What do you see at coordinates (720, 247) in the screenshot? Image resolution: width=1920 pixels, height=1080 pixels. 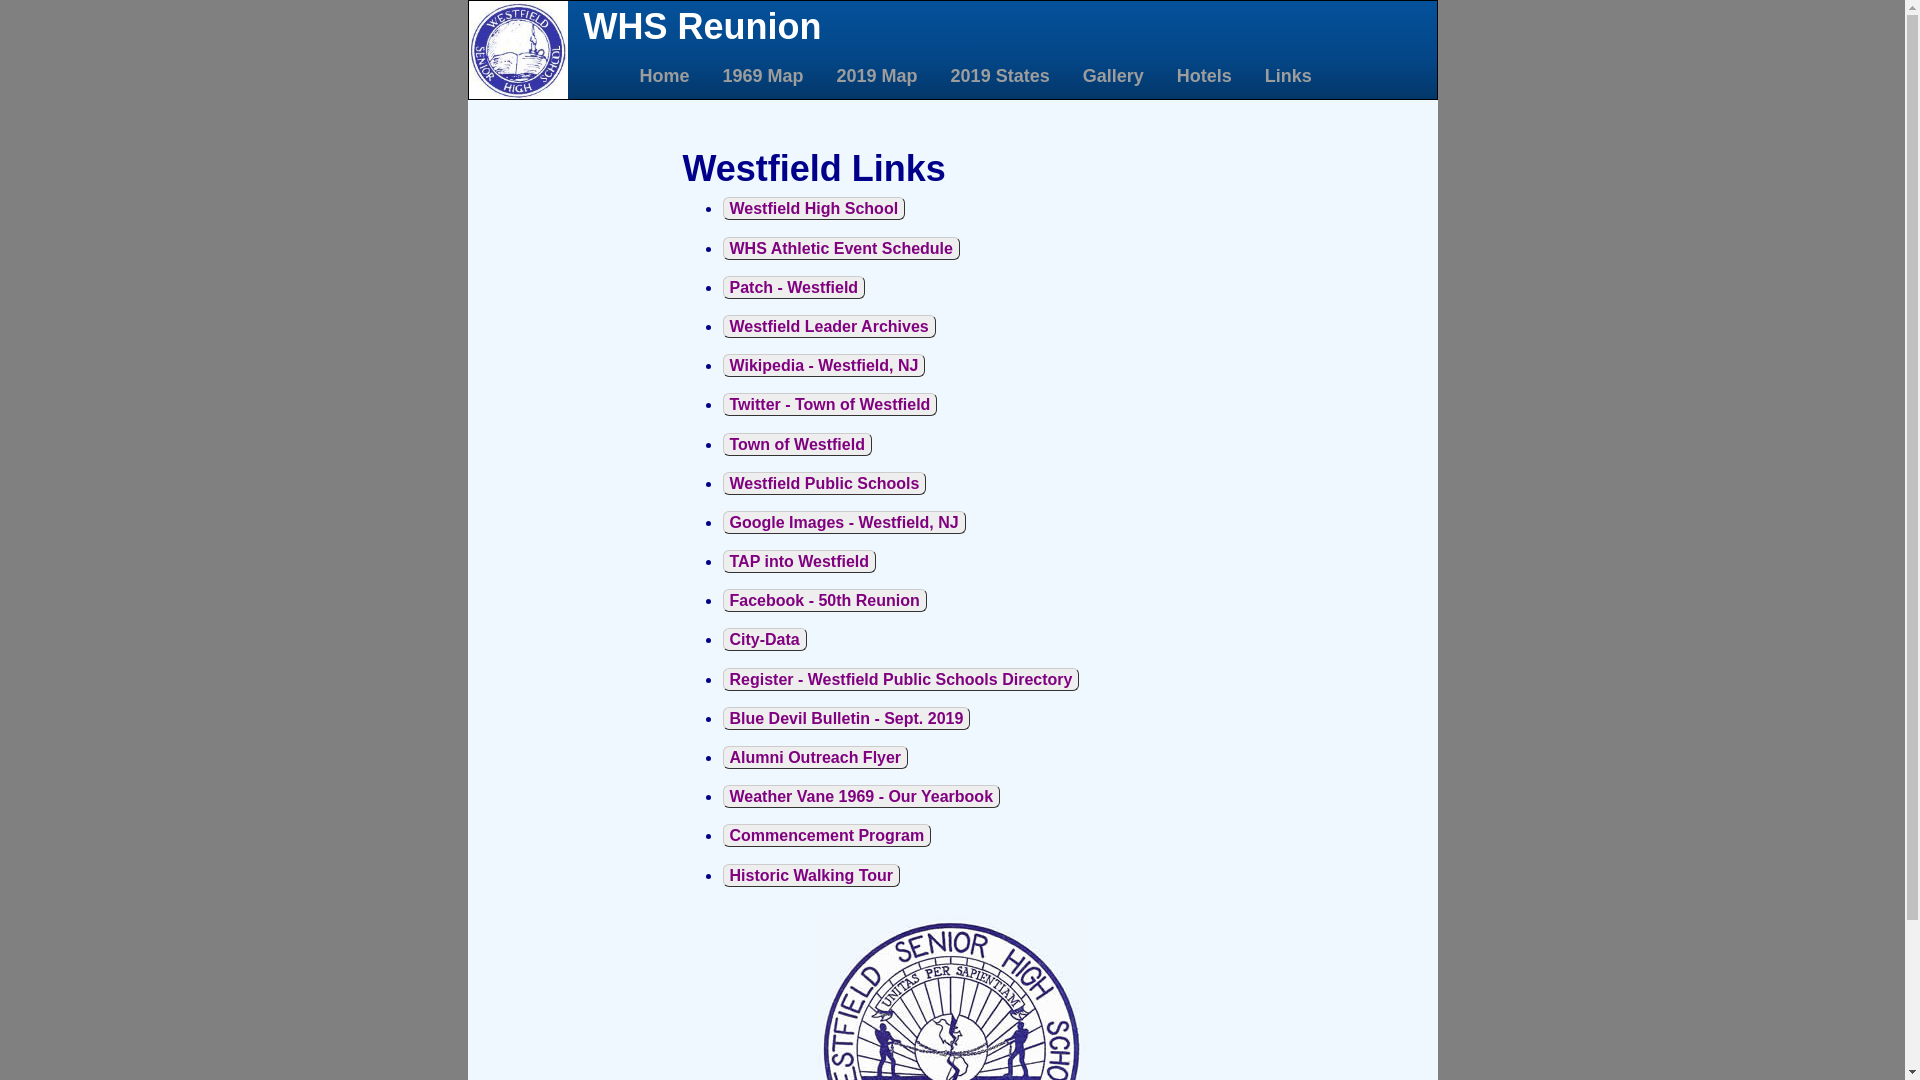 I see `'WHS Athletic Event Schedule'` at bounding box center [720, 247].